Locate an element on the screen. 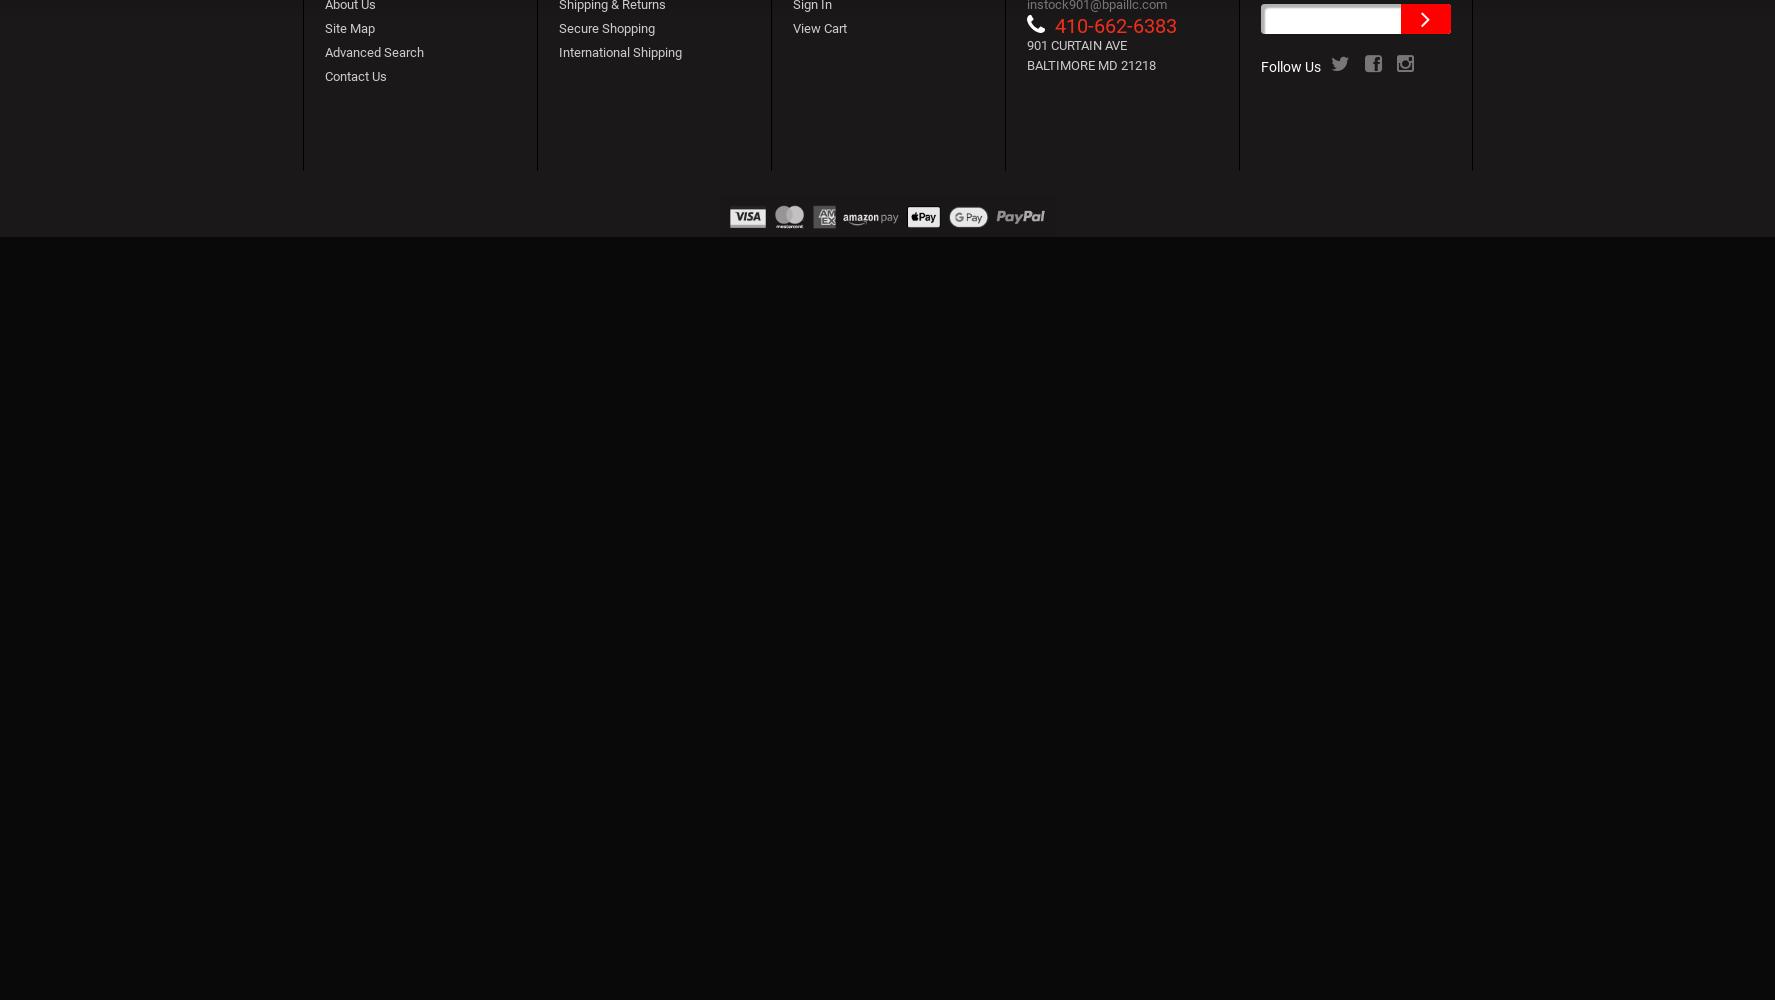 The image size is (1775, 1000). '410-662-6383' is located at coordinates (1115, 26).